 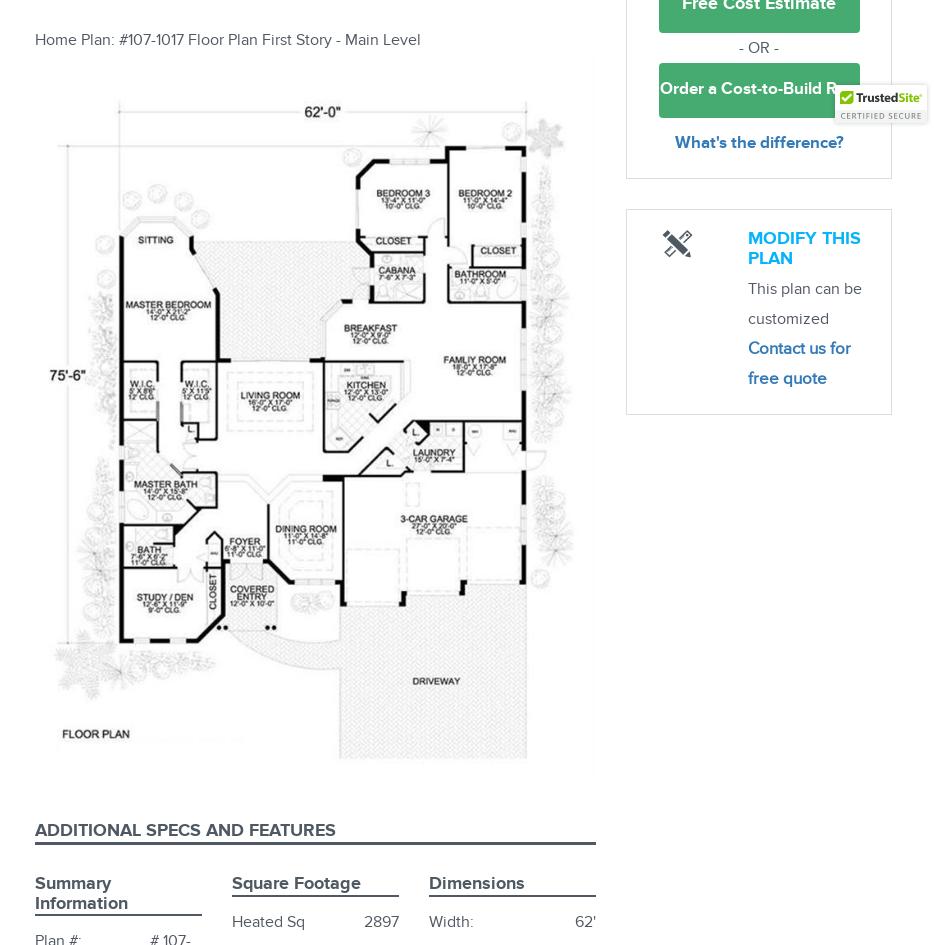 What do you see at coordinates (767, 86) in the screenshot?
I see `'Order a Cost-to-Build Report'` at bounding box center [767, 86].